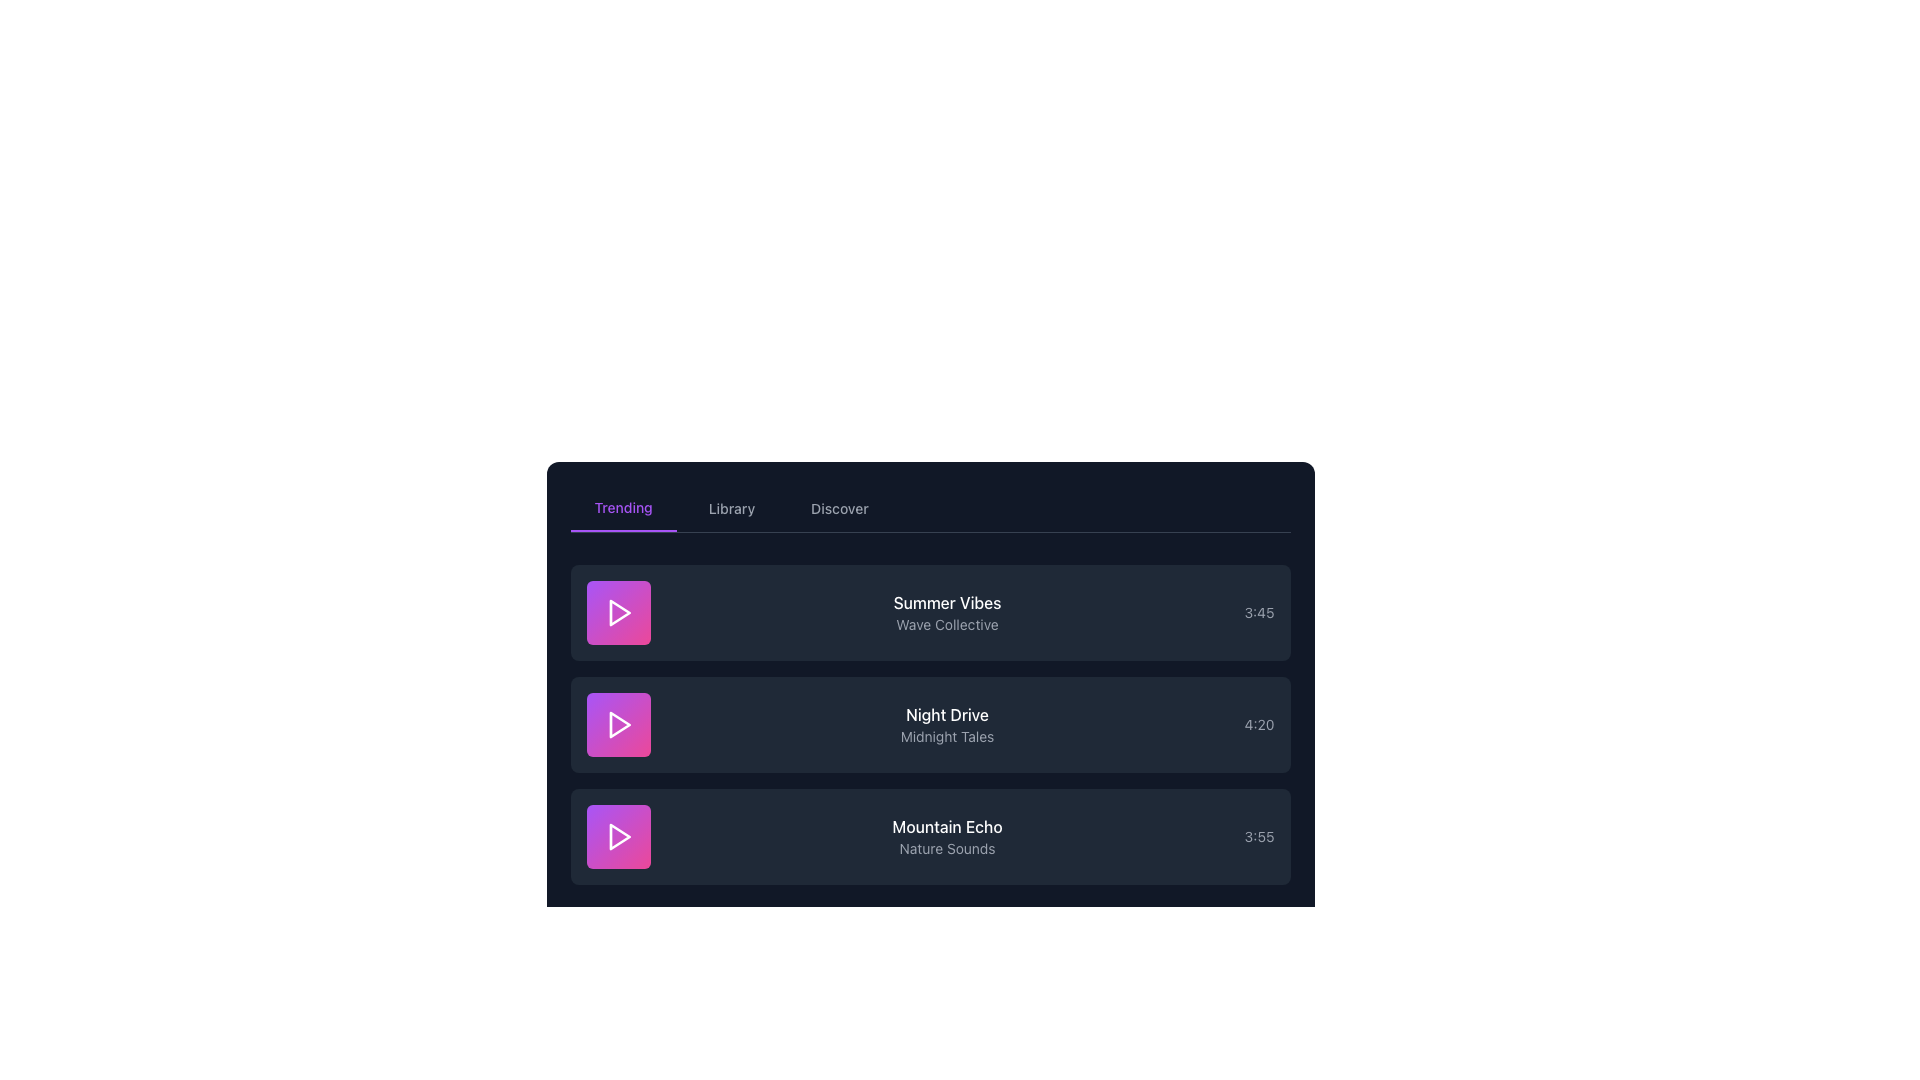 This screenshot has height=1080, width=1920. What do you see at coordinates (617, 725) in the screenshot?
I see `the play button for the audio track 'Night Drive'` at bounding box center [617, 725].